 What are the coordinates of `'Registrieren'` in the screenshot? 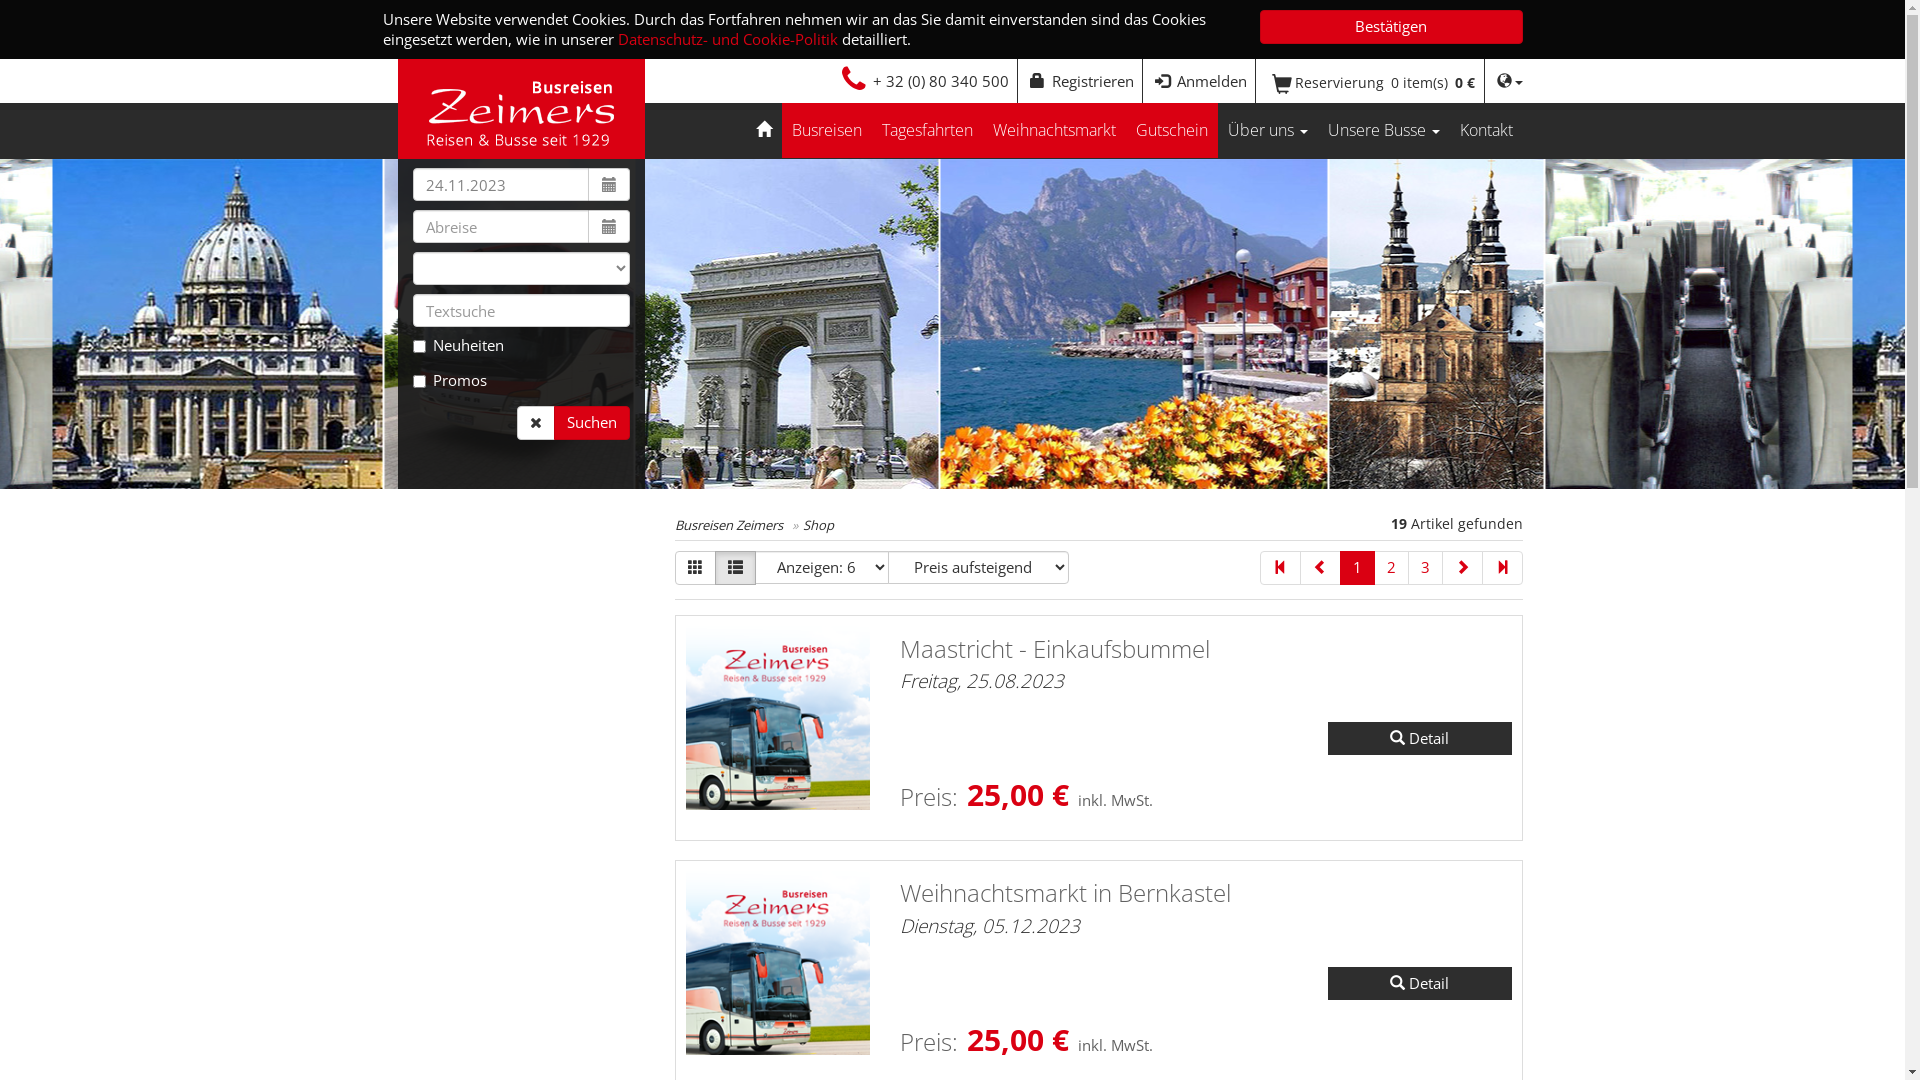 It's located at (1080, 80).